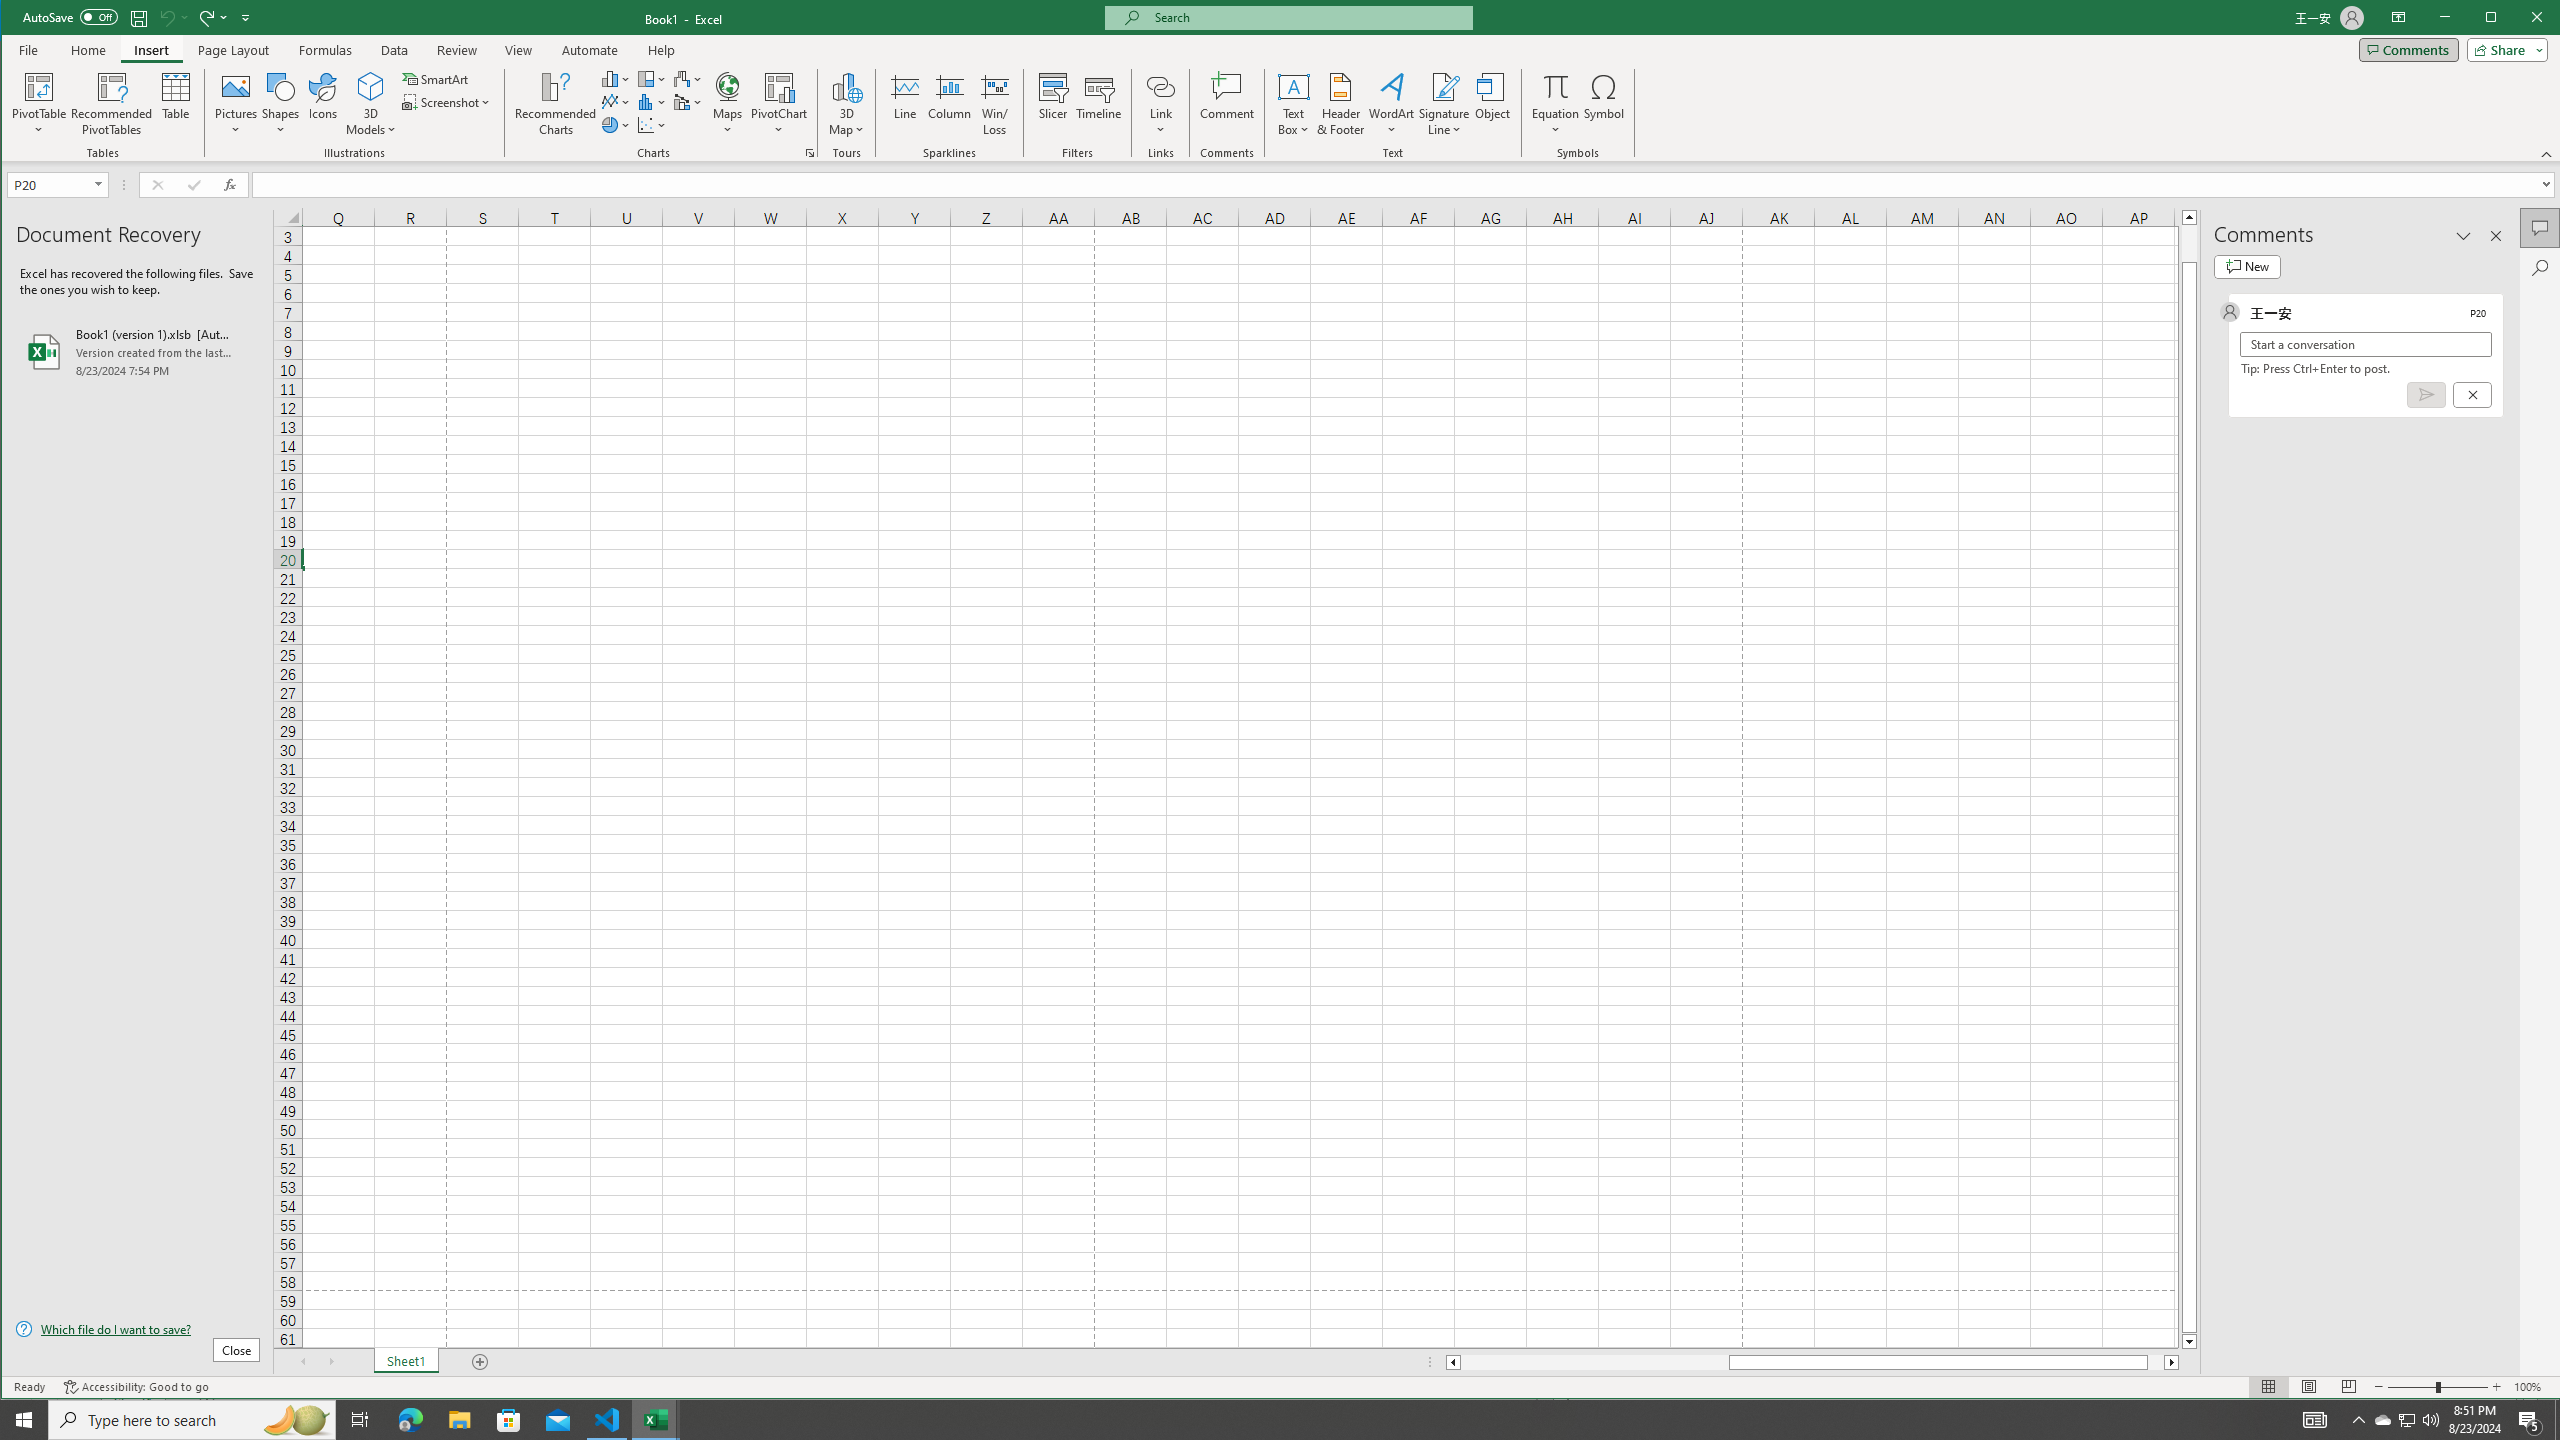 The width and height of the screenshot is (2560, 1440). I want to click on 'Insert Column or Bar Chart', so click(615, 78).